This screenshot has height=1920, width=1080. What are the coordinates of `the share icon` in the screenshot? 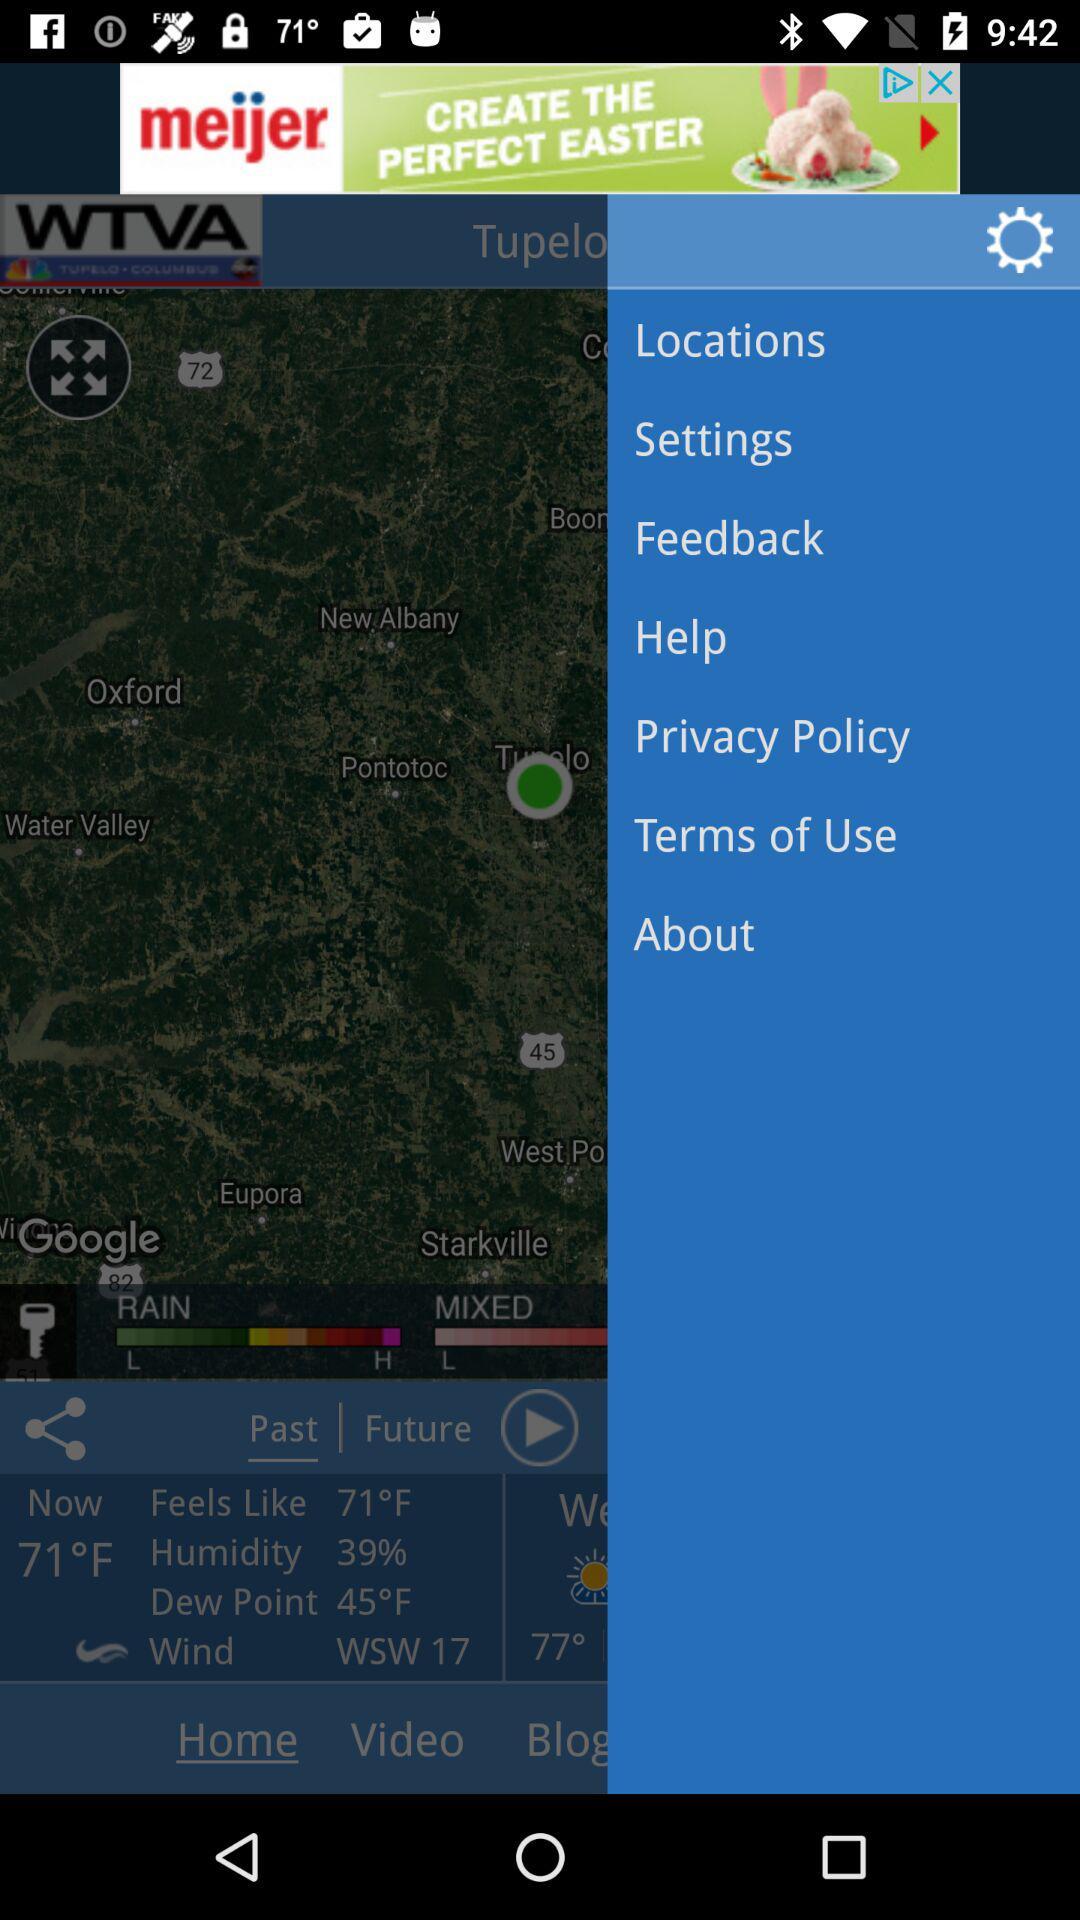 It's located at (58, 1426).